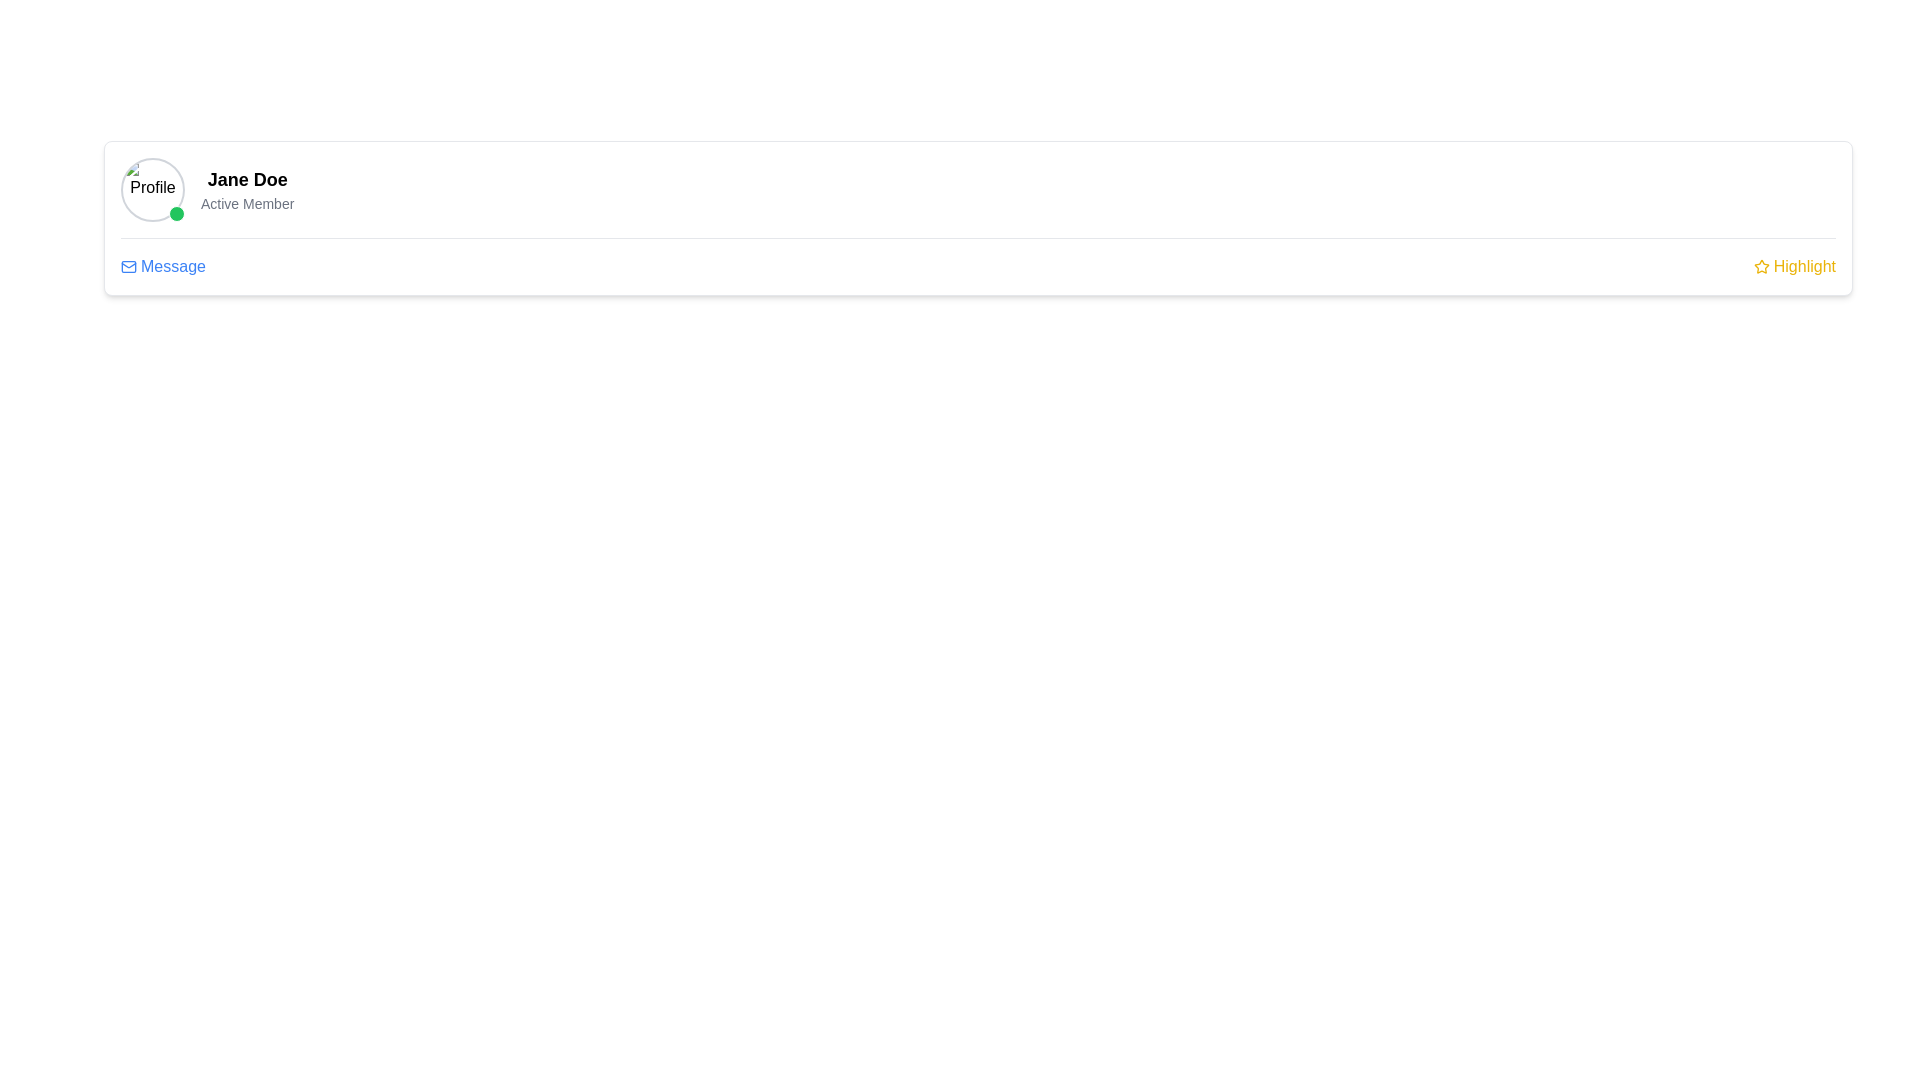 The height and width of the screenshot is (1080, 1920). I want to click on text label displaying 'Active Member' located beneath 'Jane Doe' in the profile card layout, so click(246, 204).